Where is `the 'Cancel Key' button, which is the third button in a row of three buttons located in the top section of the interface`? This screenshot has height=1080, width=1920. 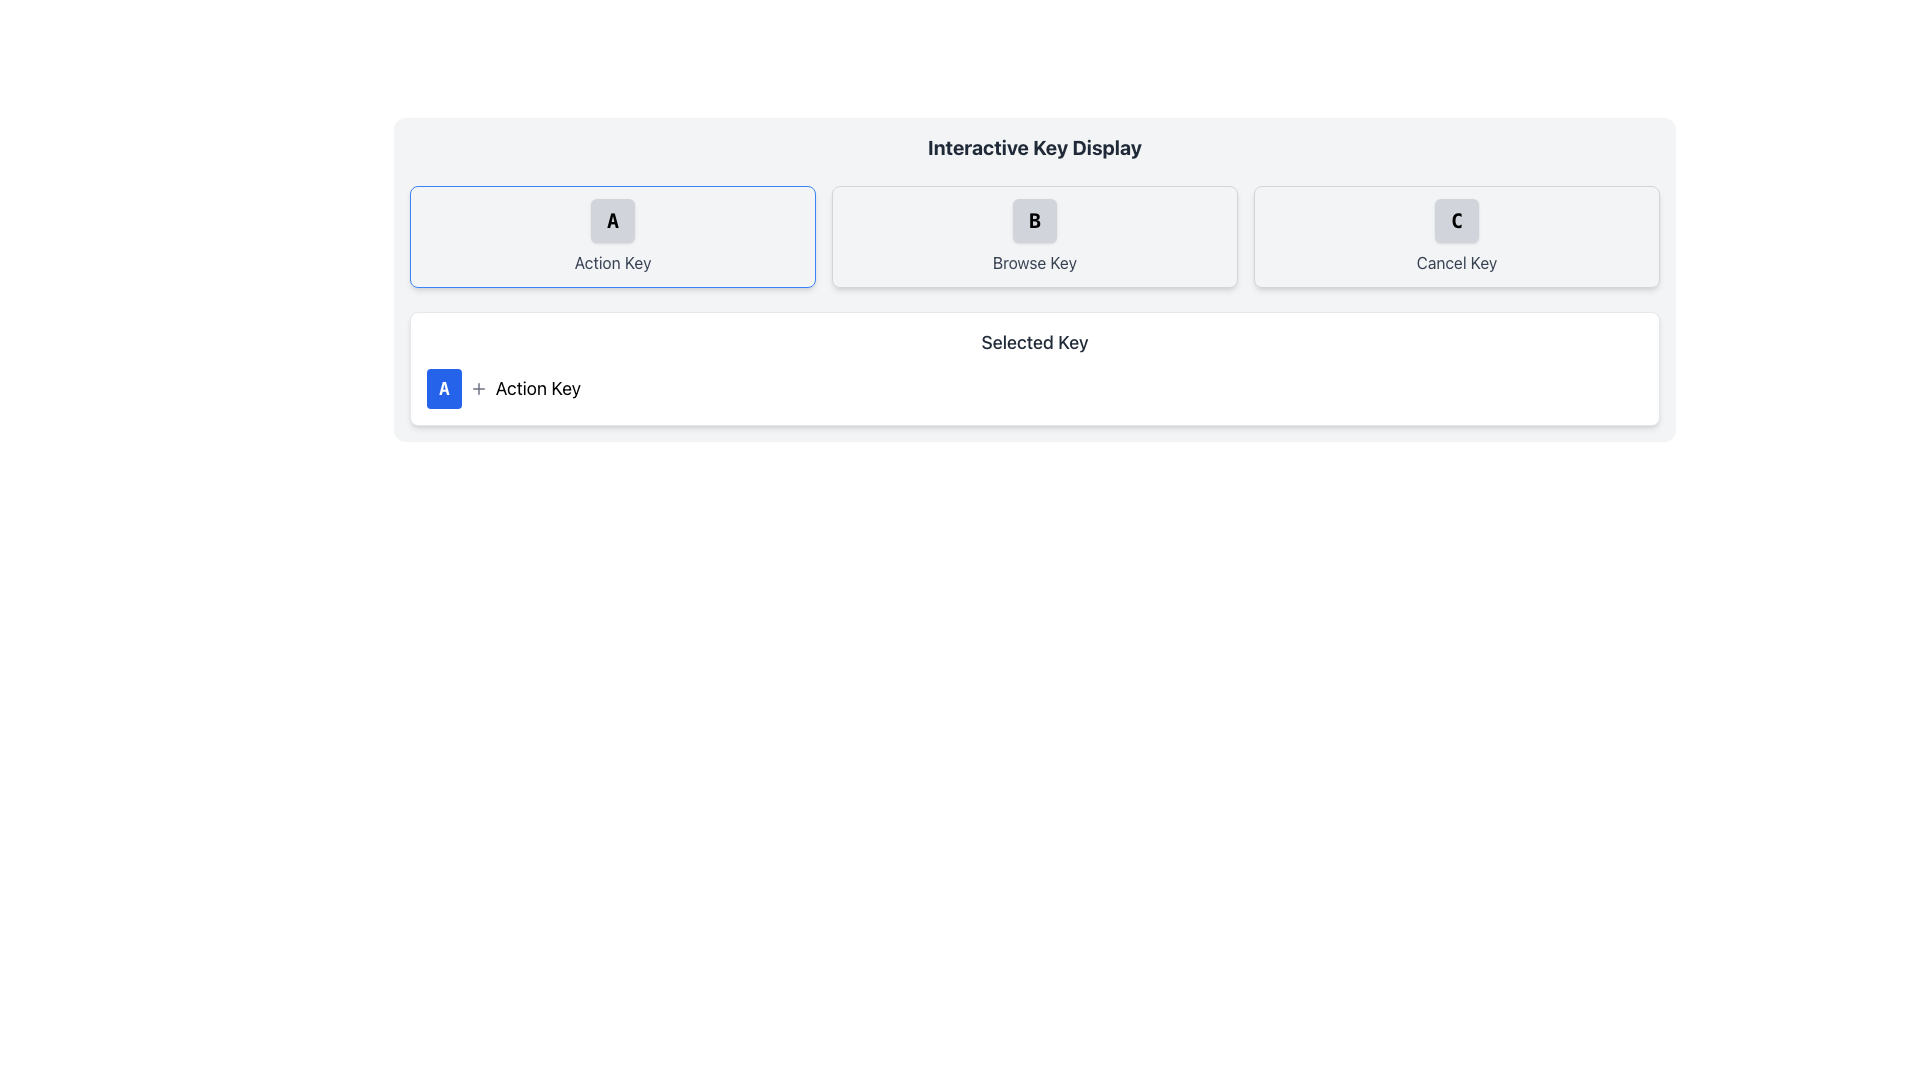
the 'Cancel Key' button, which is the third button in a row of three buttons located in the top section of the interface is located at coordinates (1457, 235).